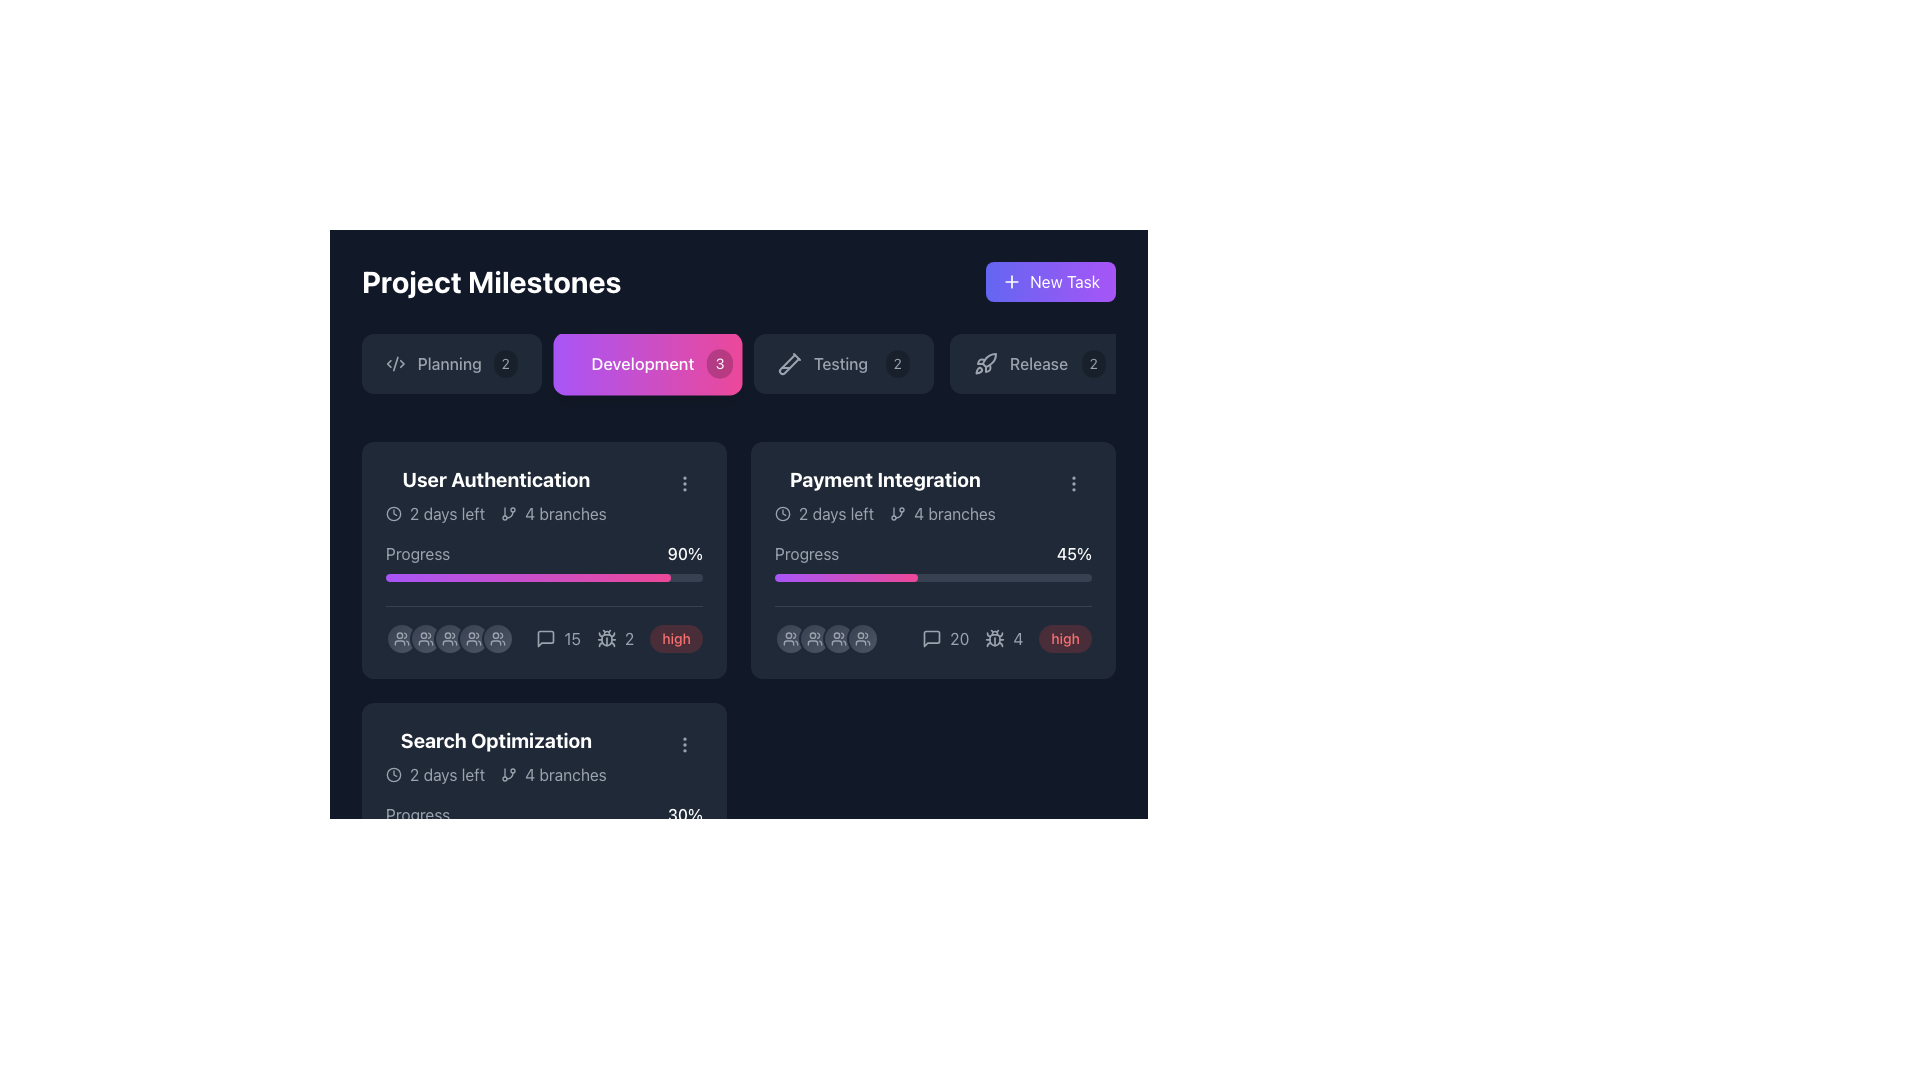 The width and height of the screenshot is (1920, 1080). Describe the element at coordinates (425, 639) in the screenshot. I see `the first icon from the left representing users associated with the 'User Authentication' milestone in the upper-left section of the main dashboard` at that location.